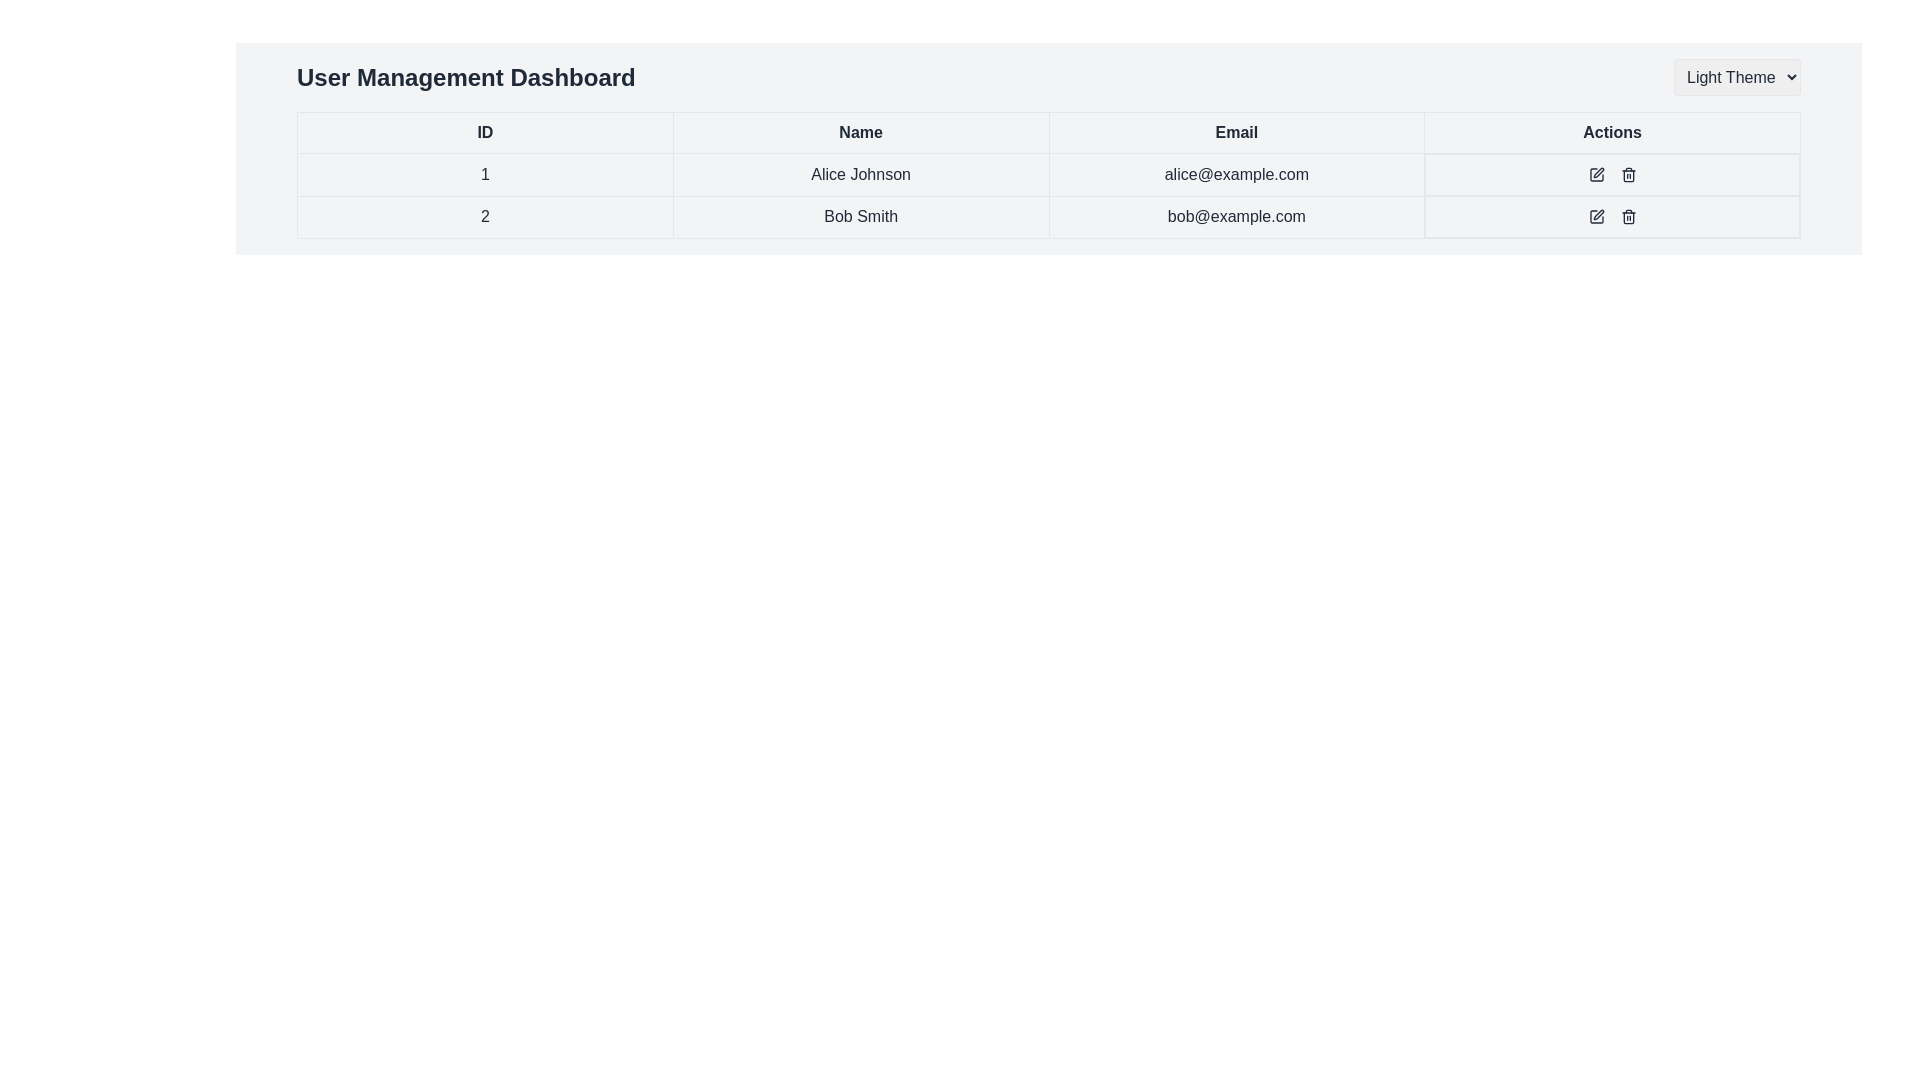  What do you see at coordinates (1628, 173) in the screenshot?
I see `the trash can icon button located in the second row of the 'Actions' column on the 'User Management Dashboard' interface to possibly see a tooltip` at bounding box center [1628, 173].